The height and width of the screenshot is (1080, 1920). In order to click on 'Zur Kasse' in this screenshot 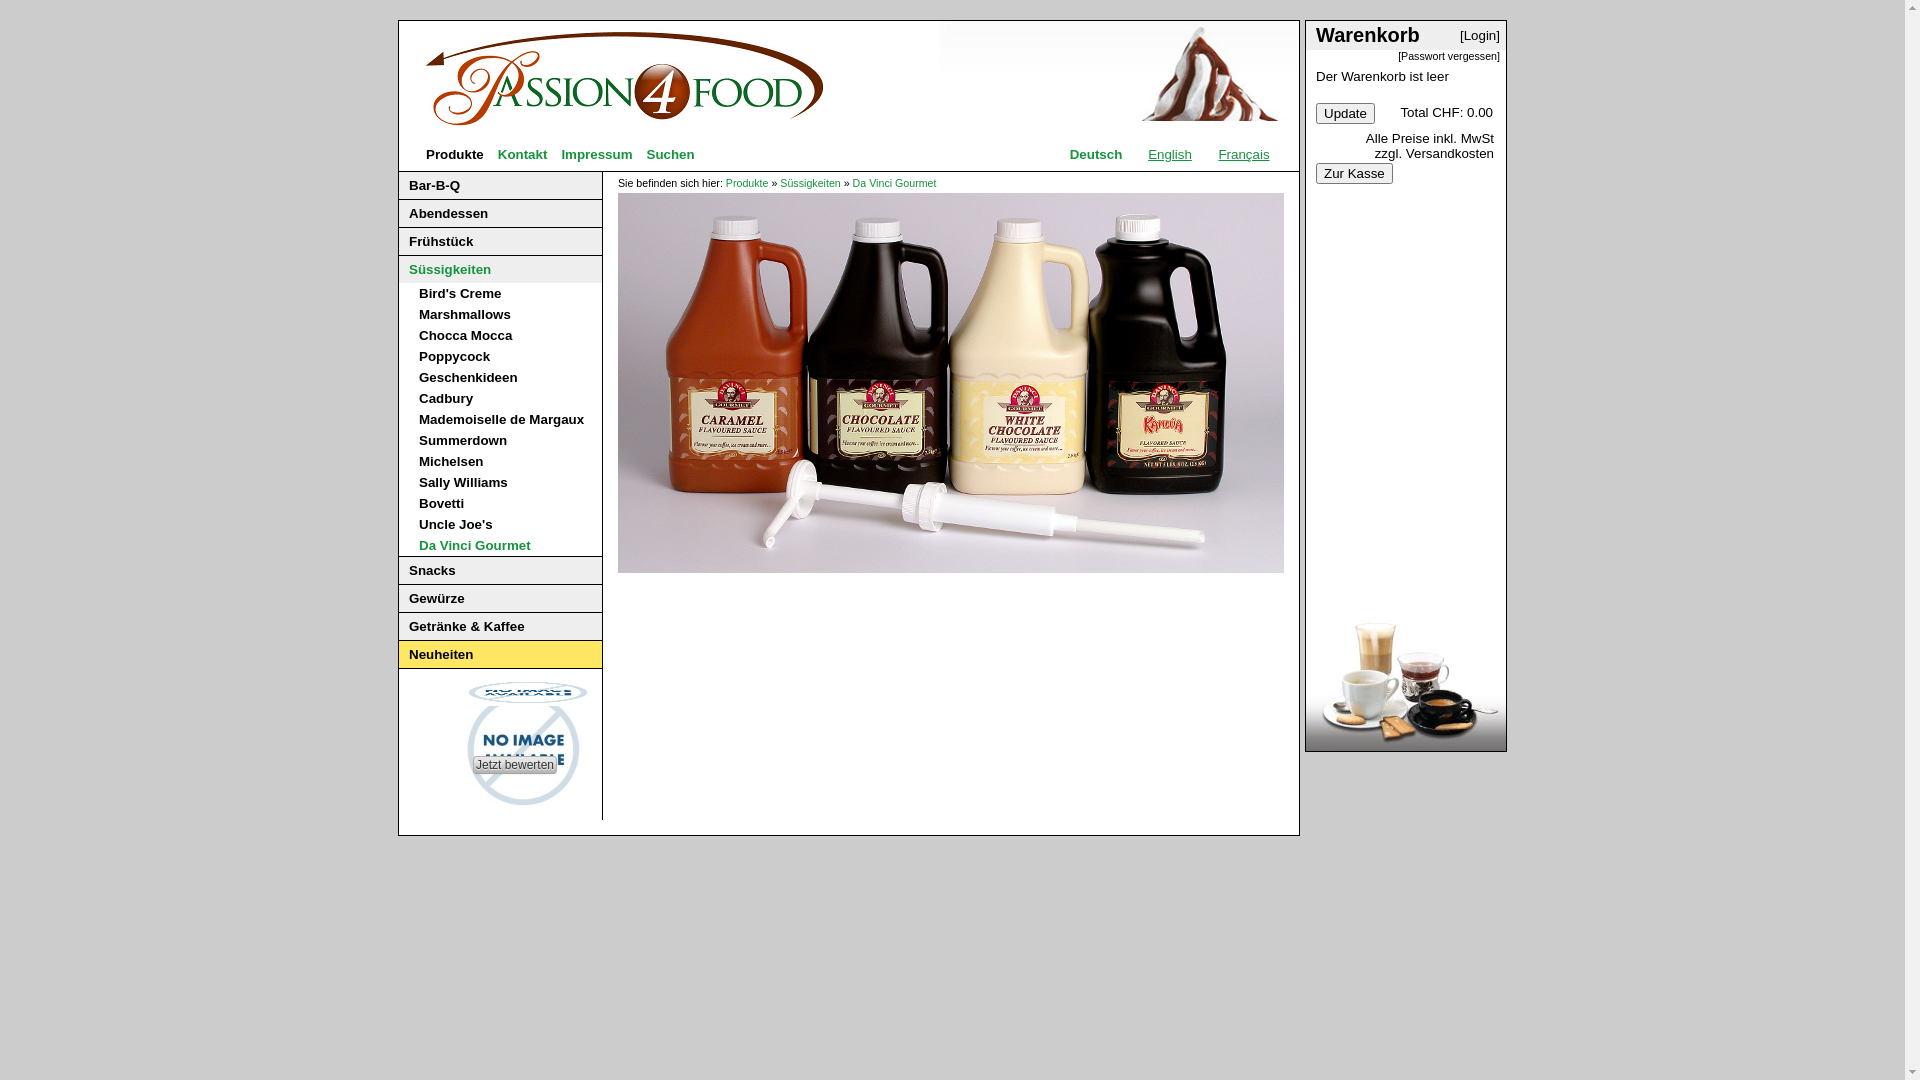, I will do `click(1315, 172)`.